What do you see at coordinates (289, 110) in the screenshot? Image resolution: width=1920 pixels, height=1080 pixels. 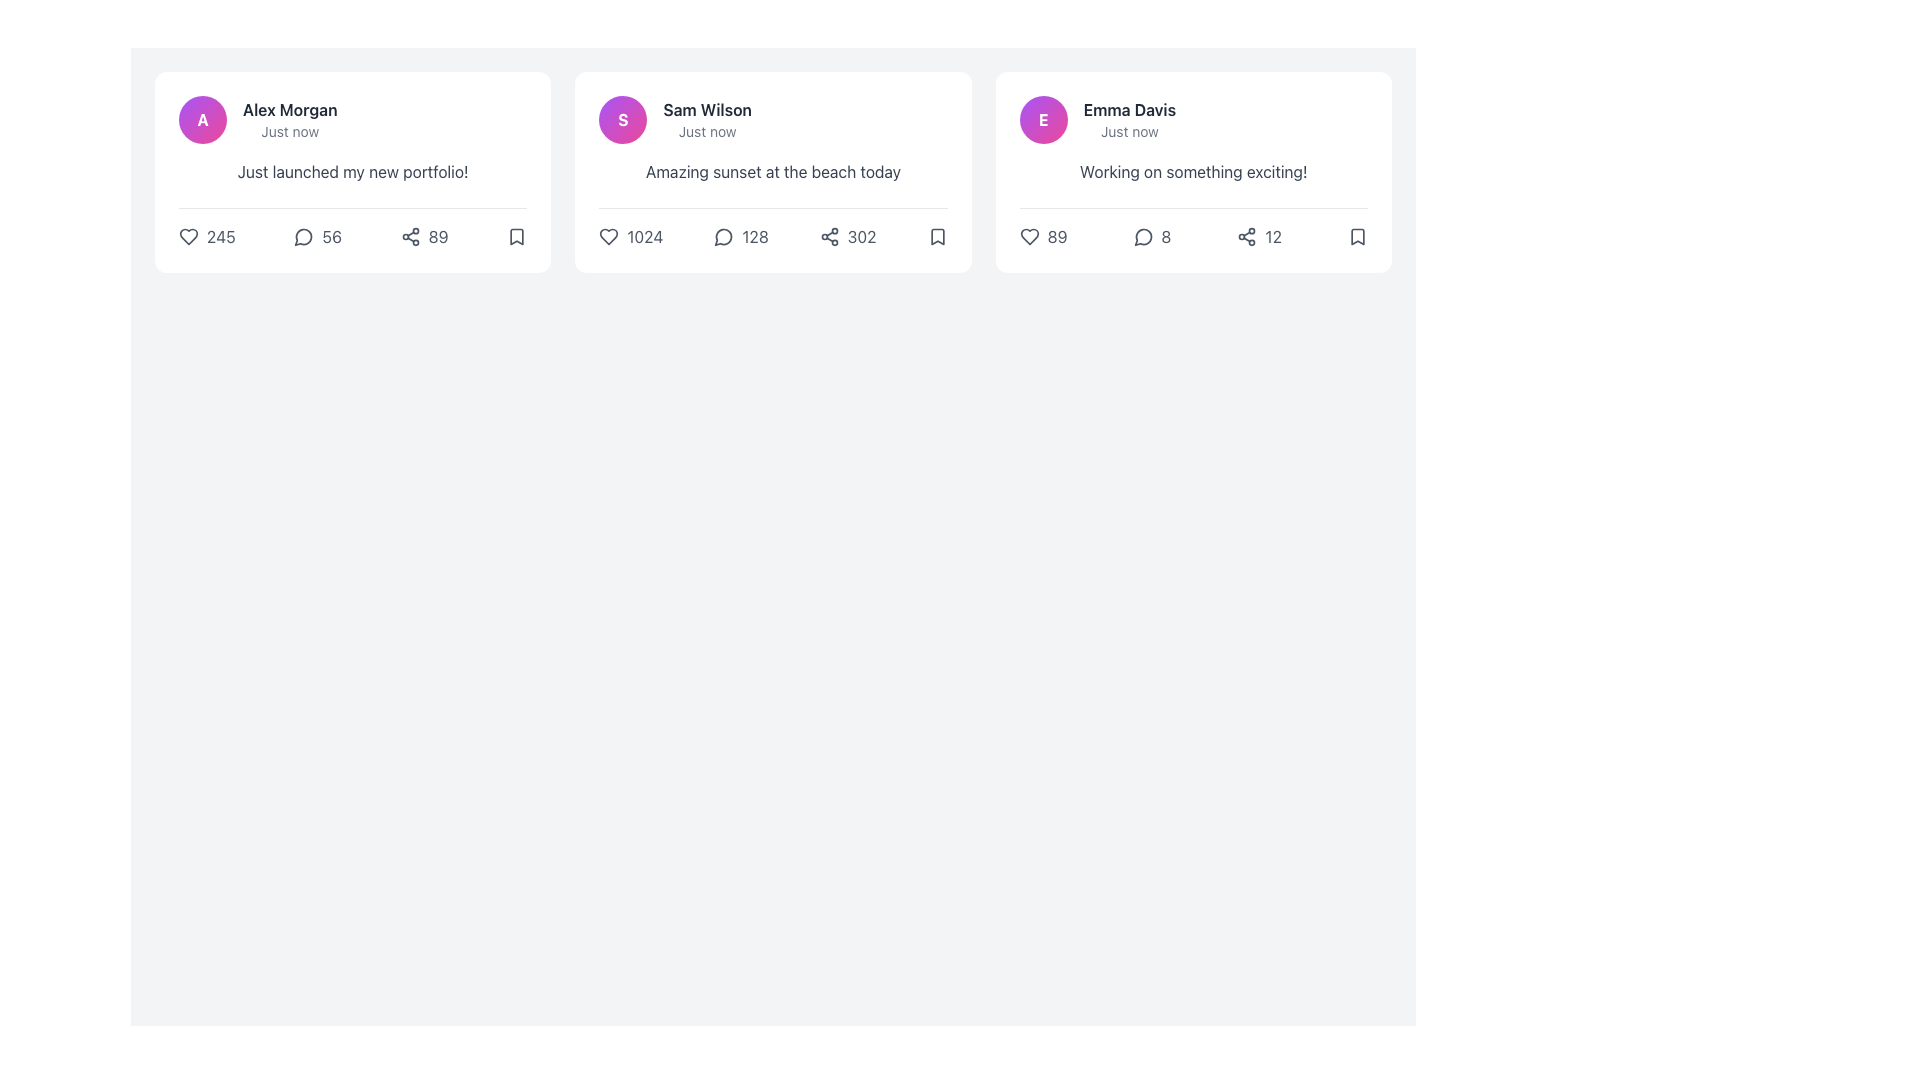 I see `text of the Text Label that identifies the author of the post, located at the top-left corner of the first card, displaying 'Alex Morgan'` at bounding box center [289, 110].